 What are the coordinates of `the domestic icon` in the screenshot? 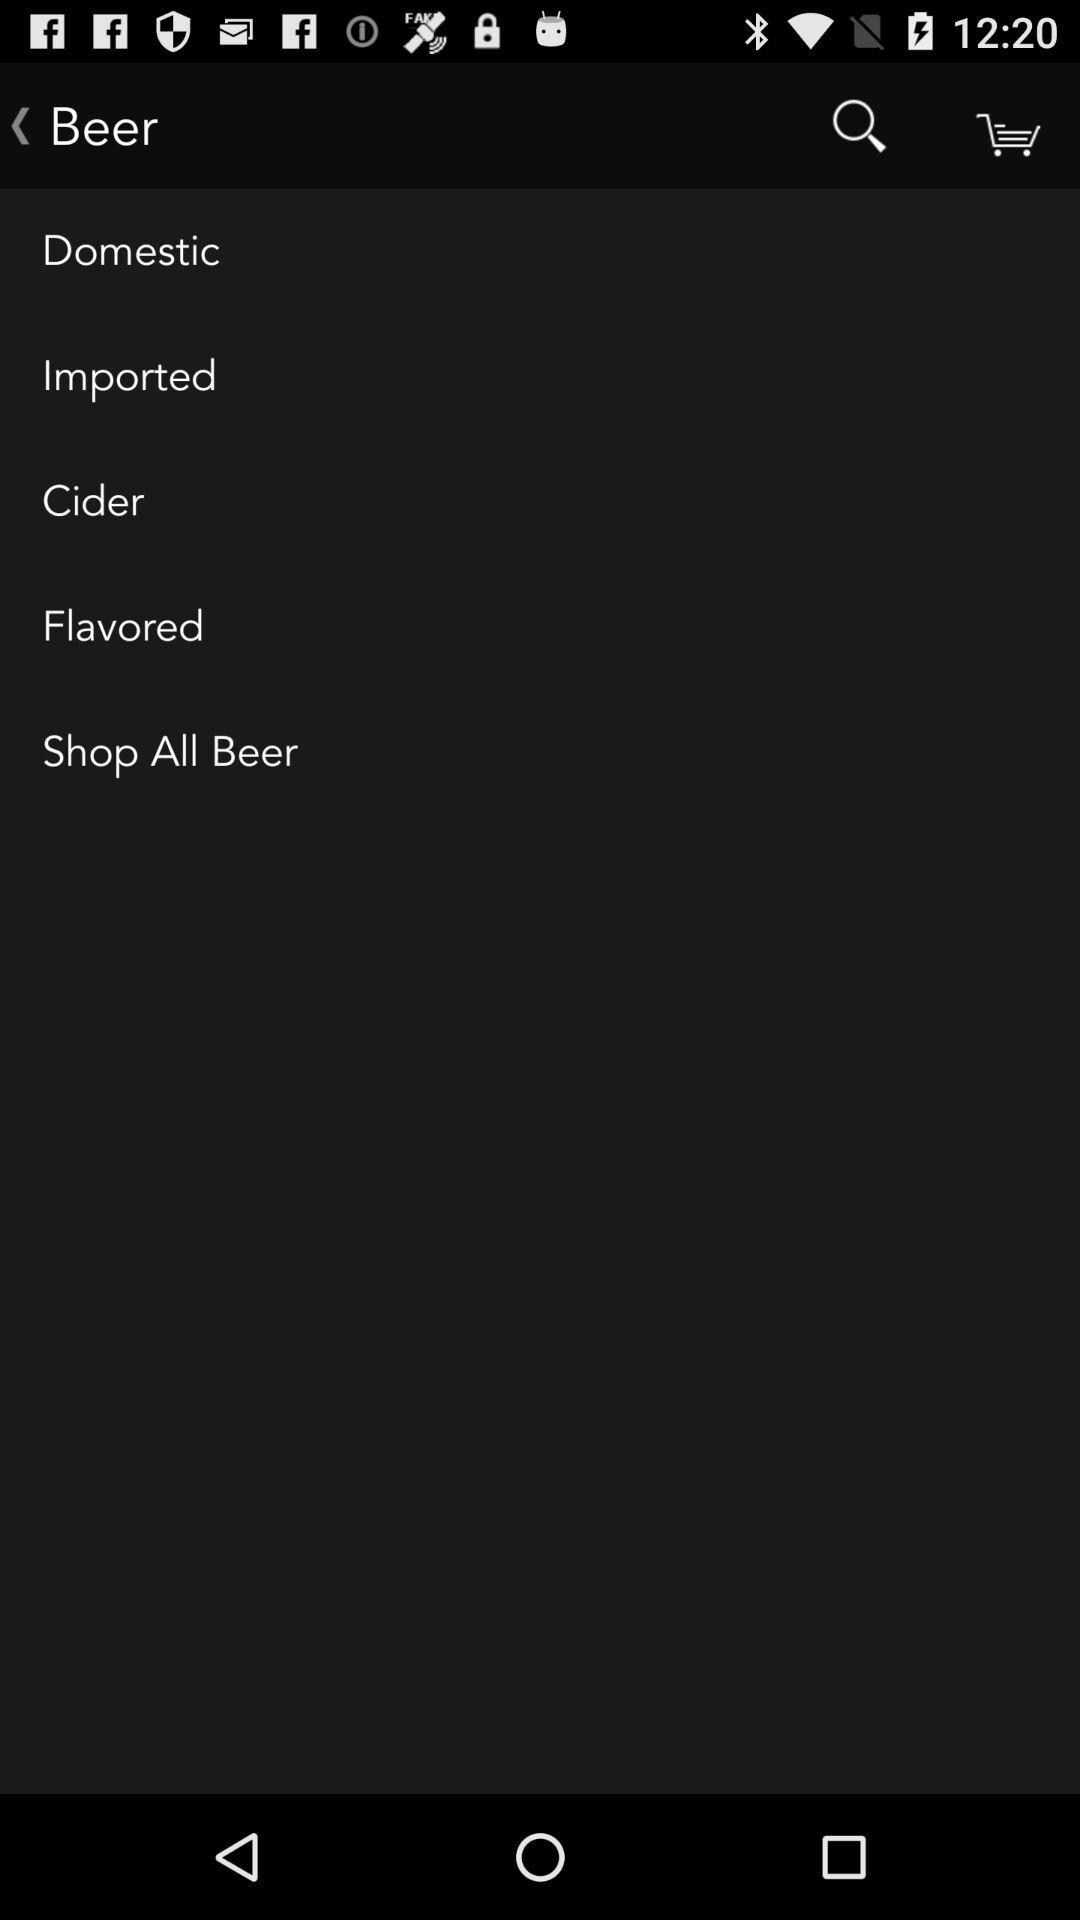 It's located at (540, 251).